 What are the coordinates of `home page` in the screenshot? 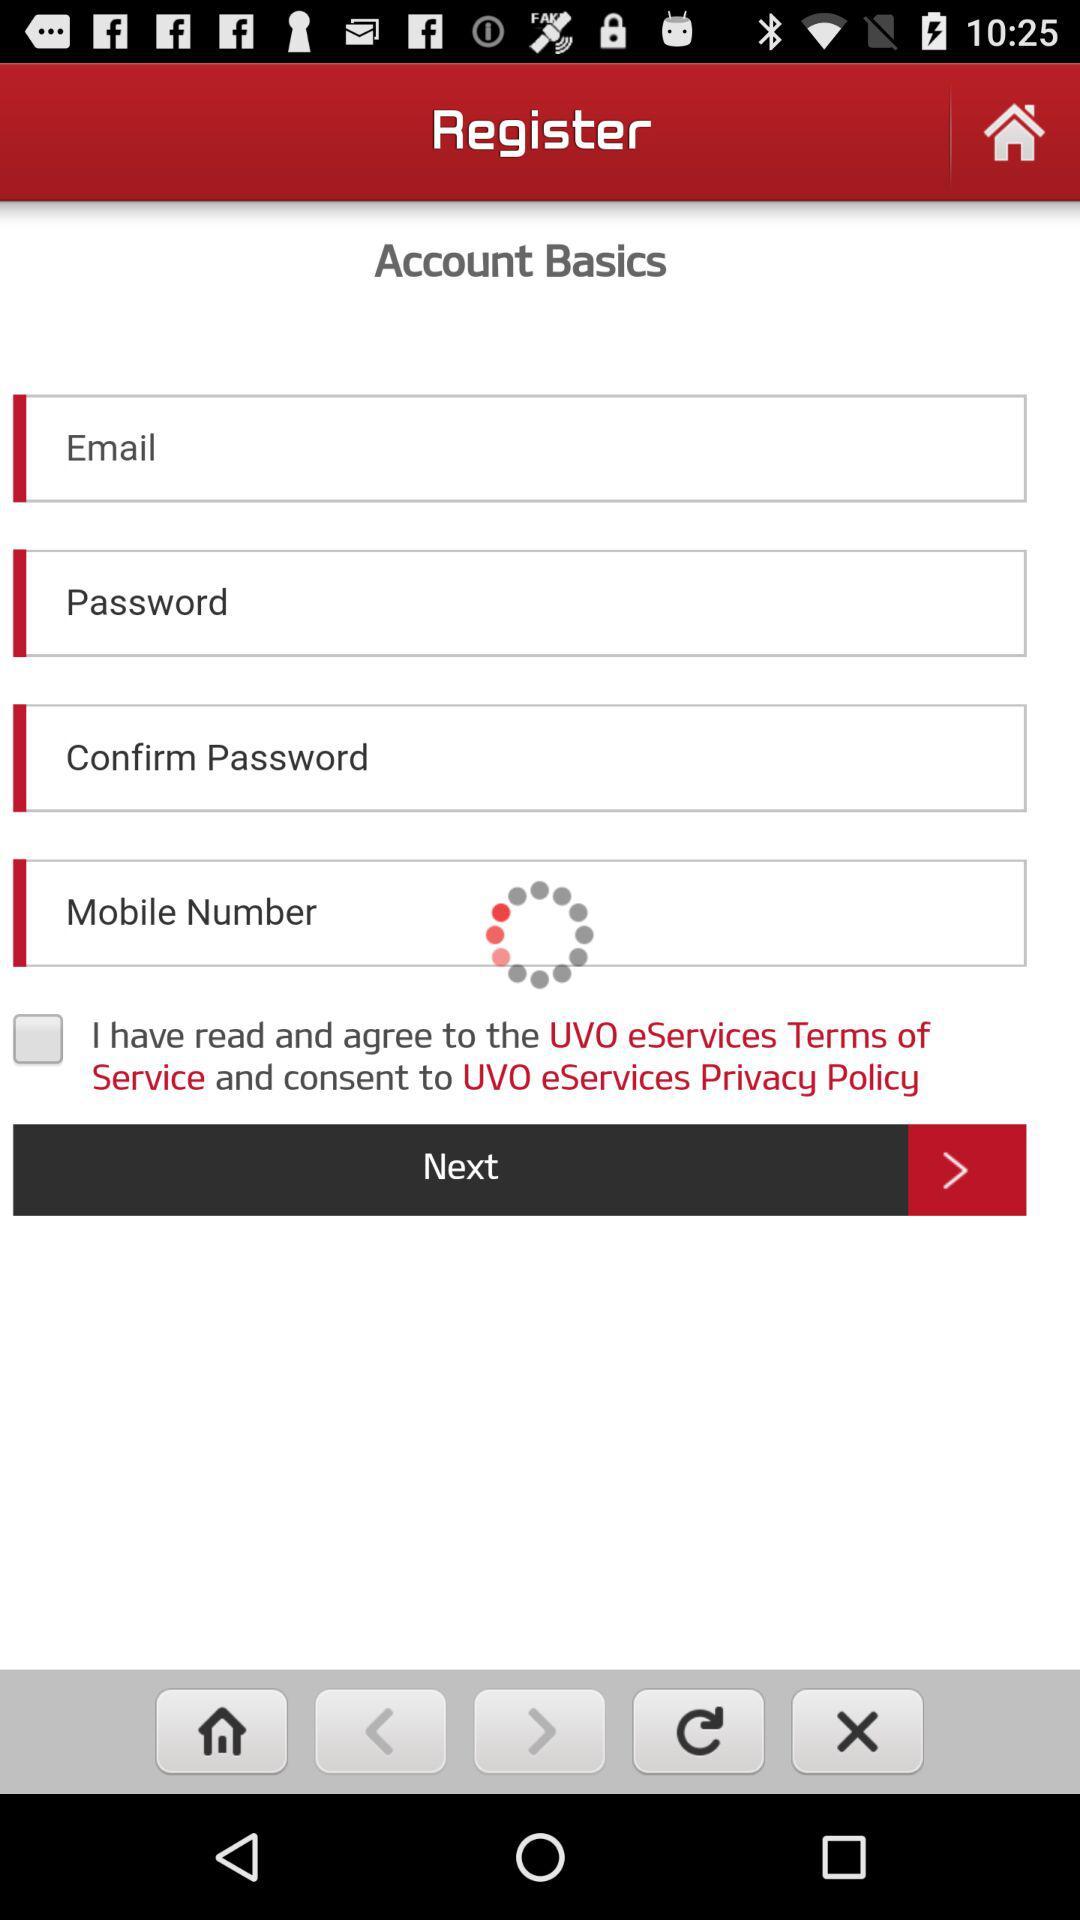 It's located at (221, 1730).